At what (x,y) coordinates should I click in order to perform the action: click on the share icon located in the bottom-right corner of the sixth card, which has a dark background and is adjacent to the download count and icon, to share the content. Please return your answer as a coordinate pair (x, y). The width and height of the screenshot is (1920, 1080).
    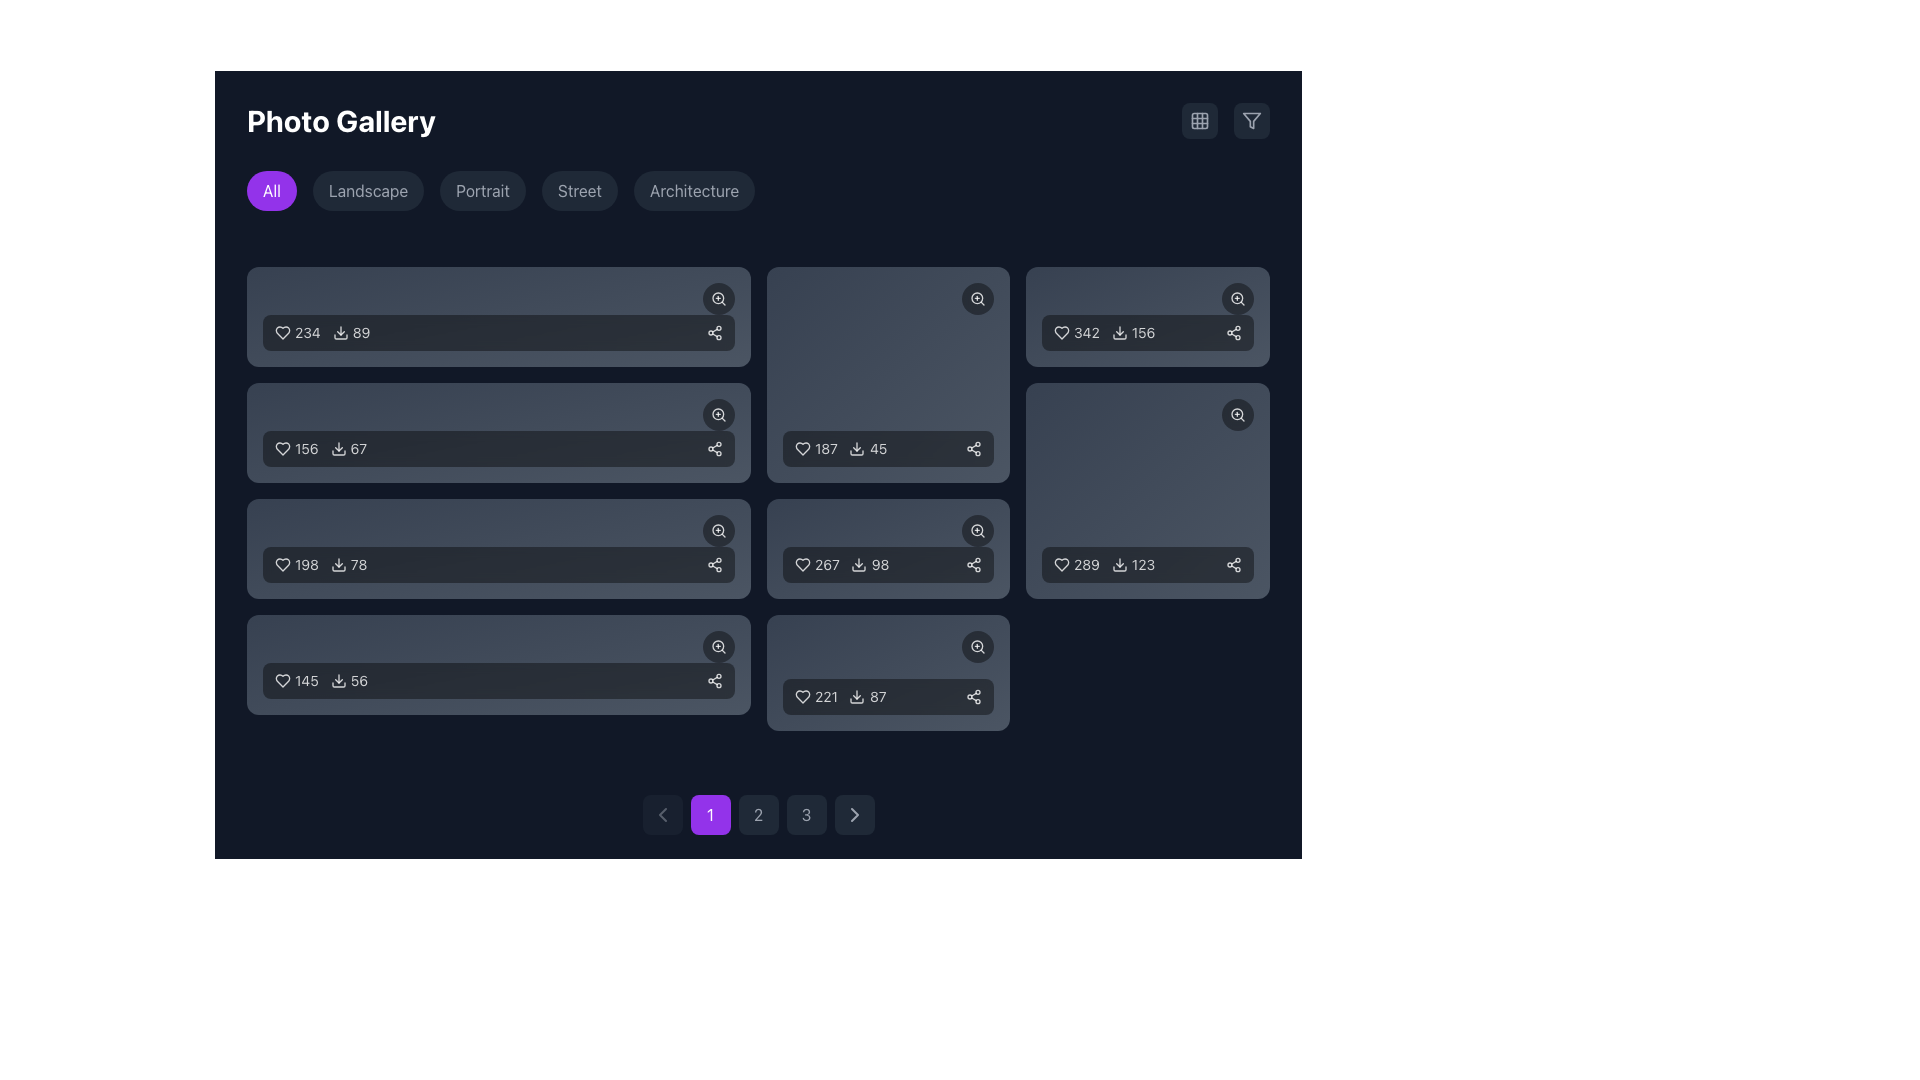
    Looking at the image, I should click on (974, 564).